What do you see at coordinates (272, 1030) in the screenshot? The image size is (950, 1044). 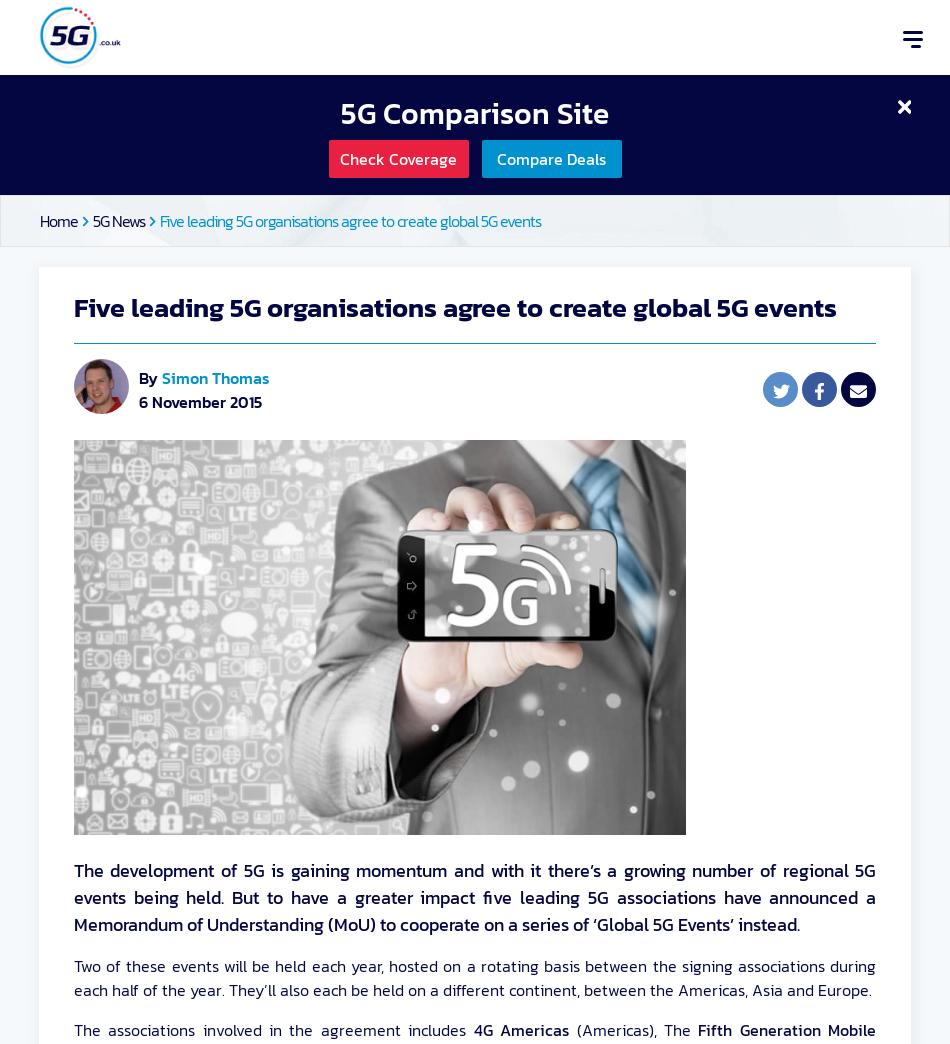 I see `'The associations involved in the agreement includes'` at bounding box center [272, 1030].